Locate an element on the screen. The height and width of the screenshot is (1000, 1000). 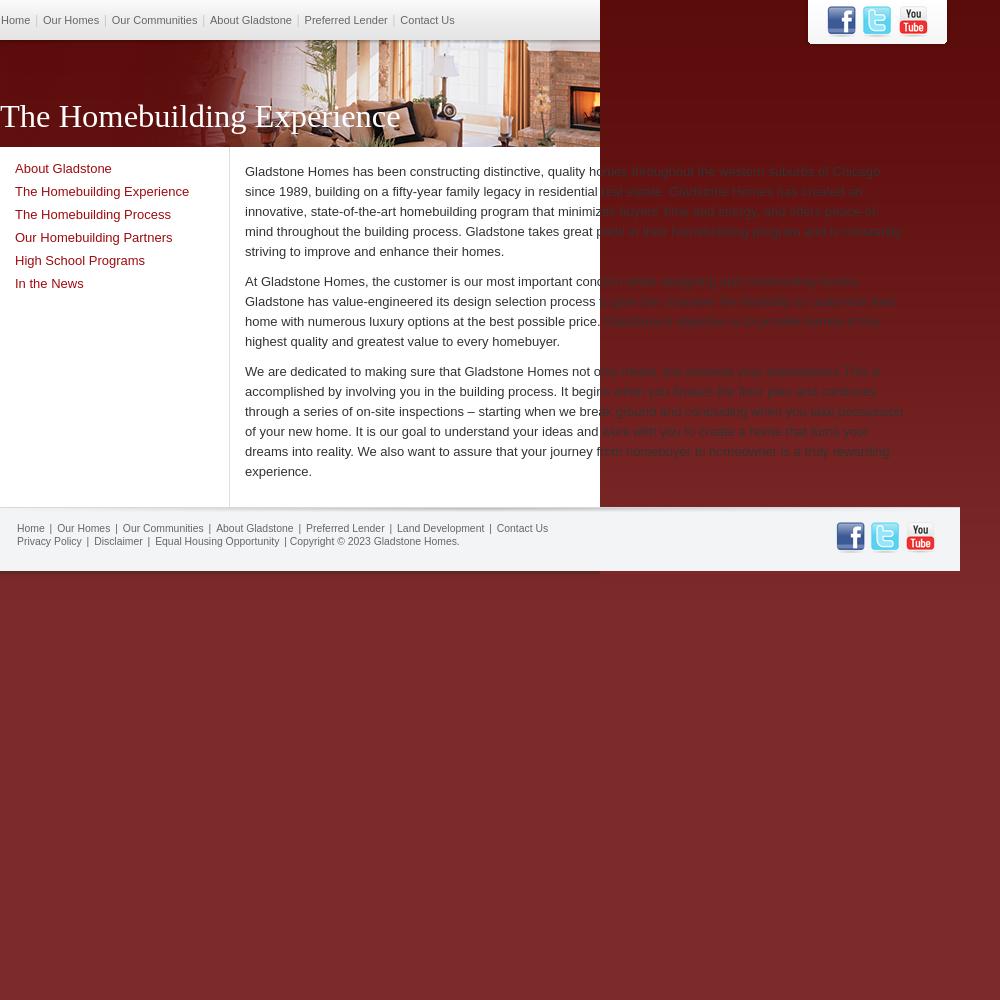
'In the News' is located at coordinates (49, 283).